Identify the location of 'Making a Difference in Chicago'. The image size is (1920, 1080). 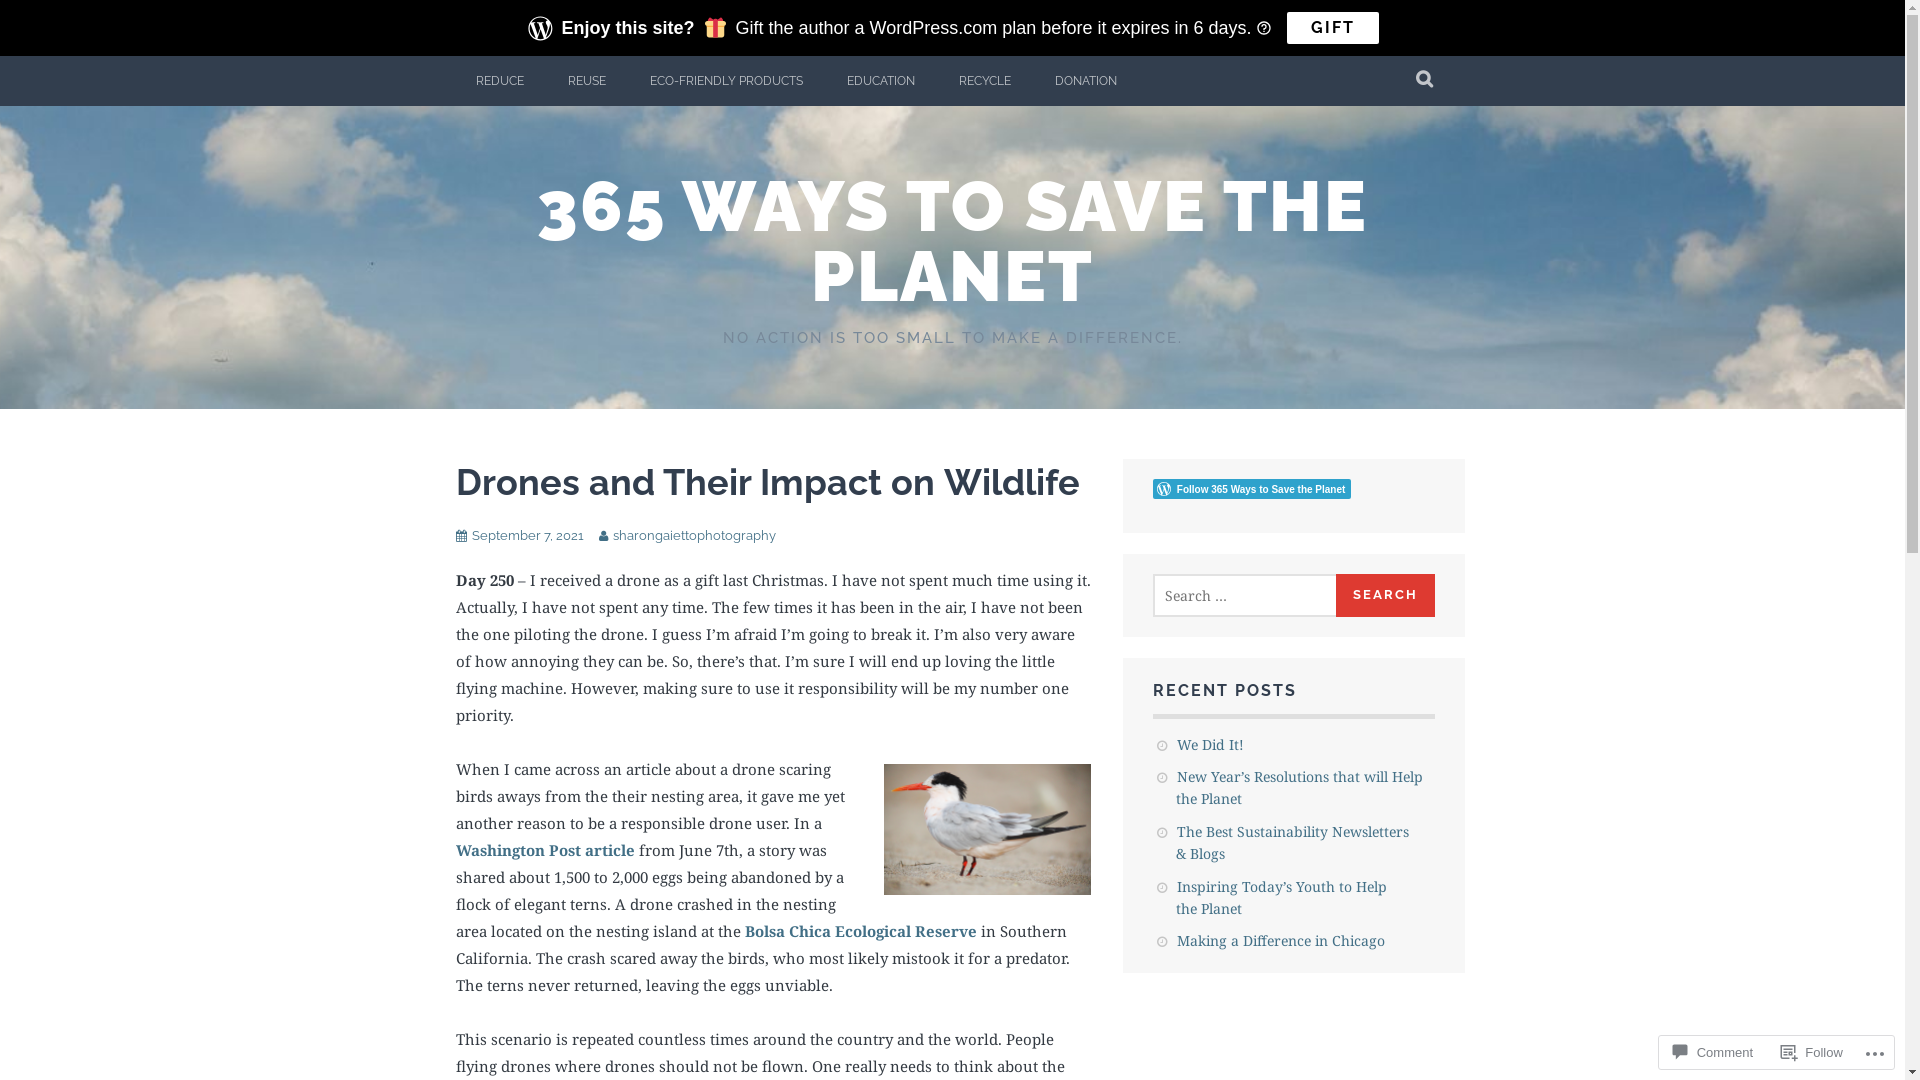
(1281, 940).